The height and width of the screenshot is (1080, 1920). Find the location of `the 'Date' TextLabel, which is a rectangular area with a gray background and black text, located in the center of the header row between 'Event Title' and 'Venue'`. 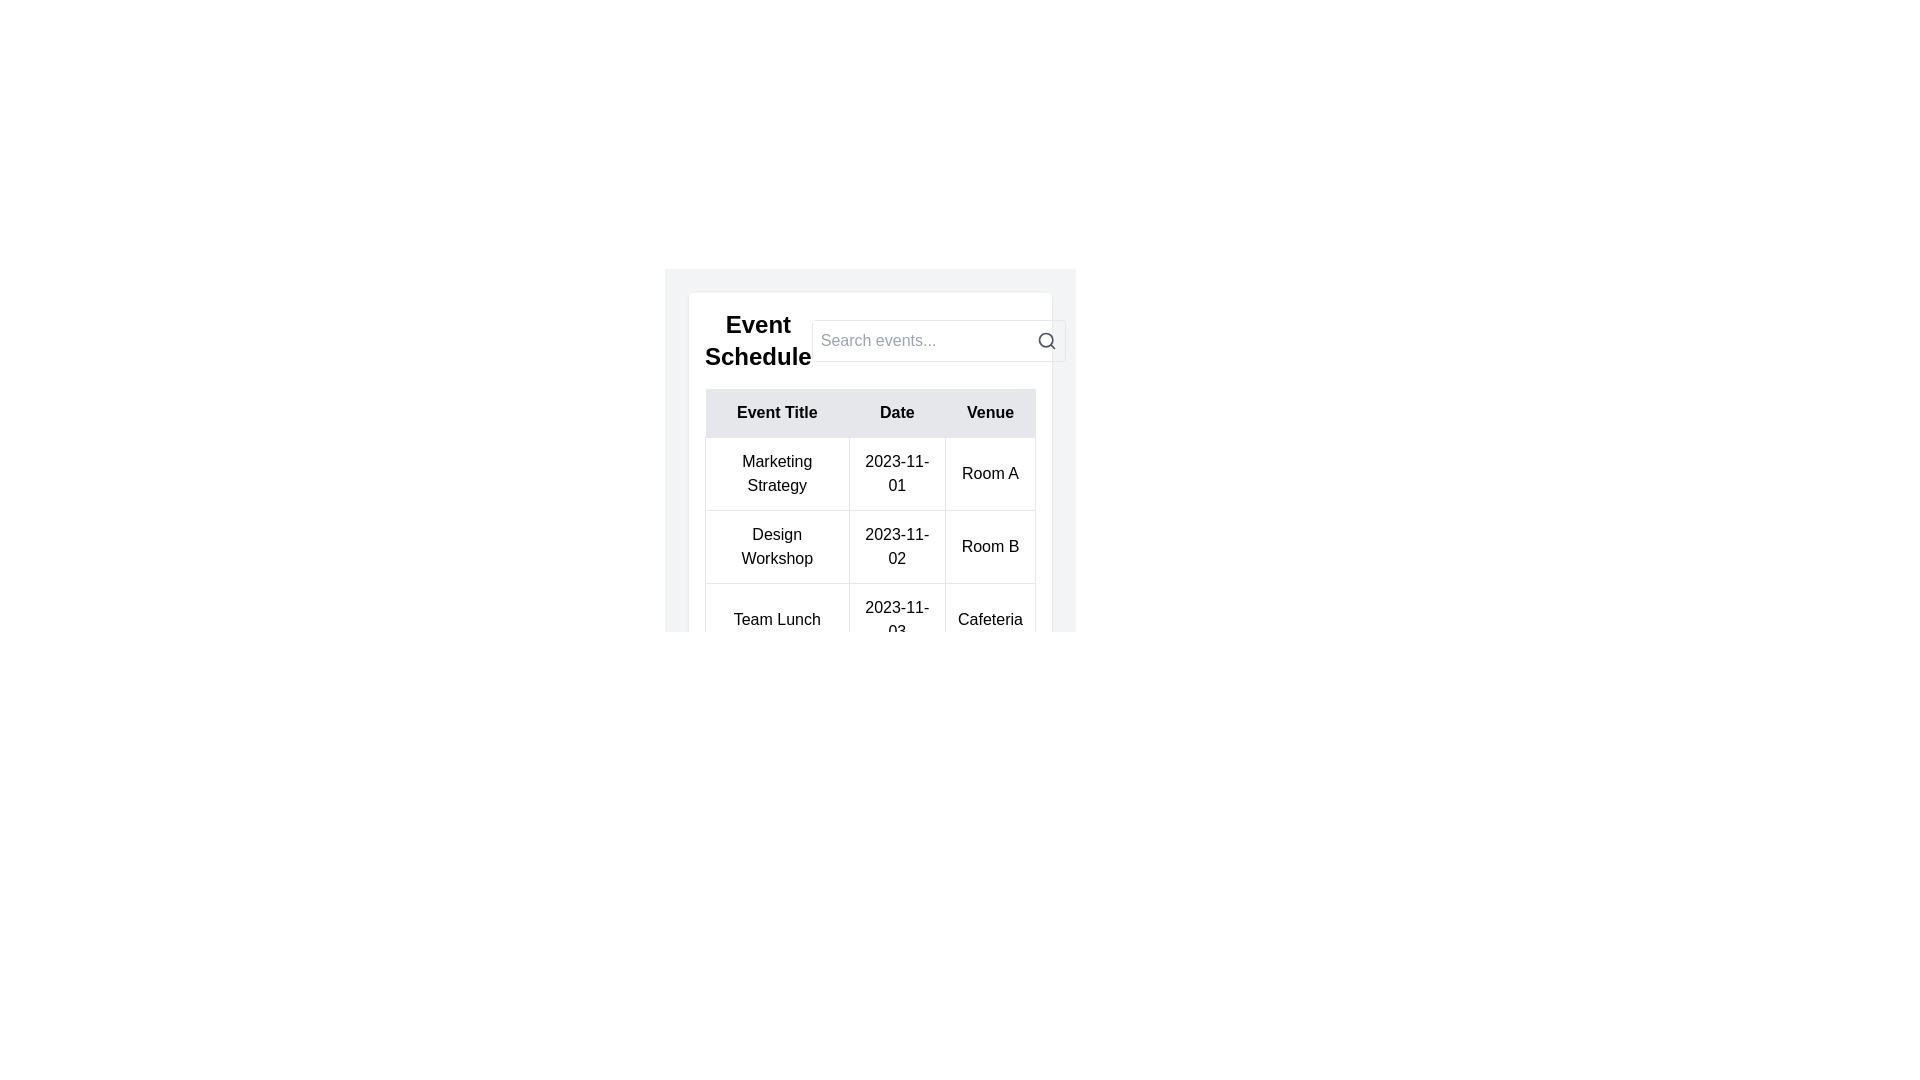

the 'Date' TextLabel, which is a rectangular area with a gray background and black text, located in the center of the header row between 'Event Title' and 'Venue' is located at coordinates (896, 412).